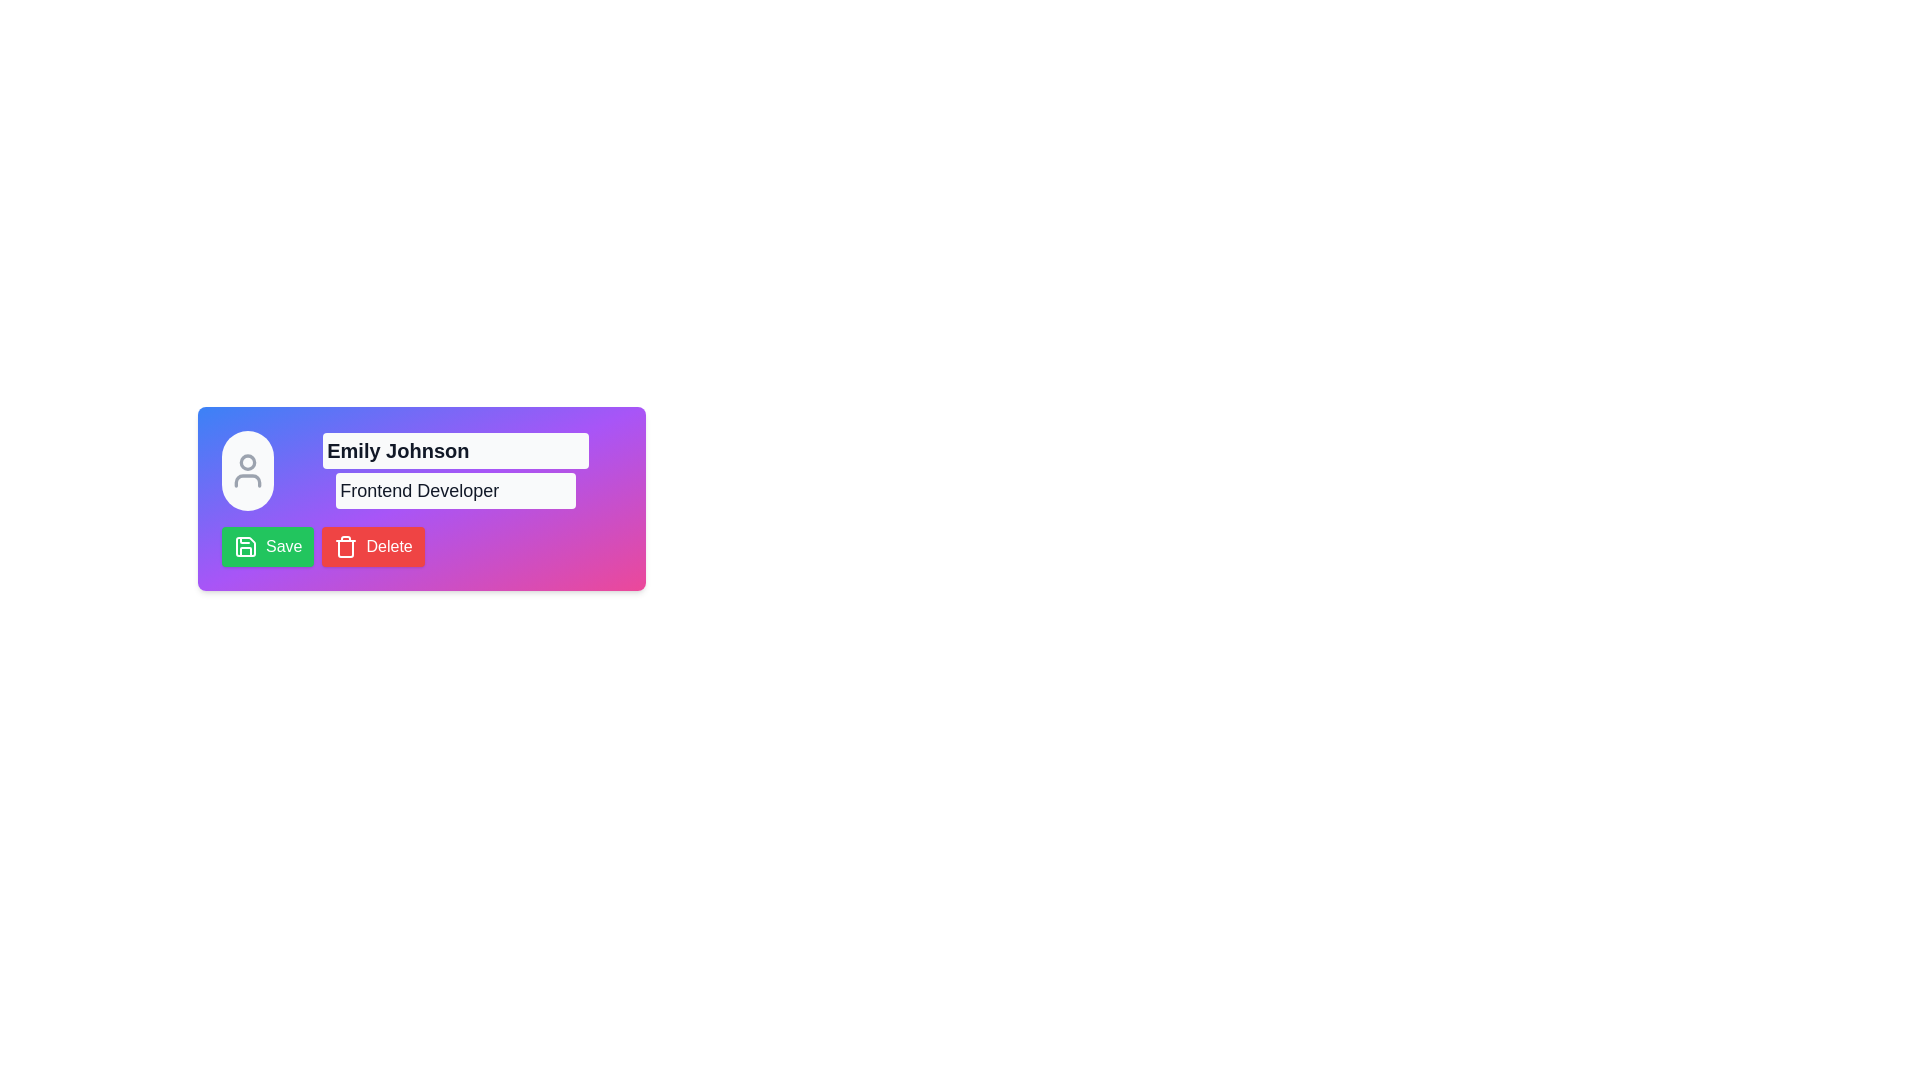 This screenshot has height=1080, width=1920. Describe the element at coordinates (282, 547) in the screenshot. I see `the 'Save' text label located inside the button in the lower-left area of the interface` at that location.